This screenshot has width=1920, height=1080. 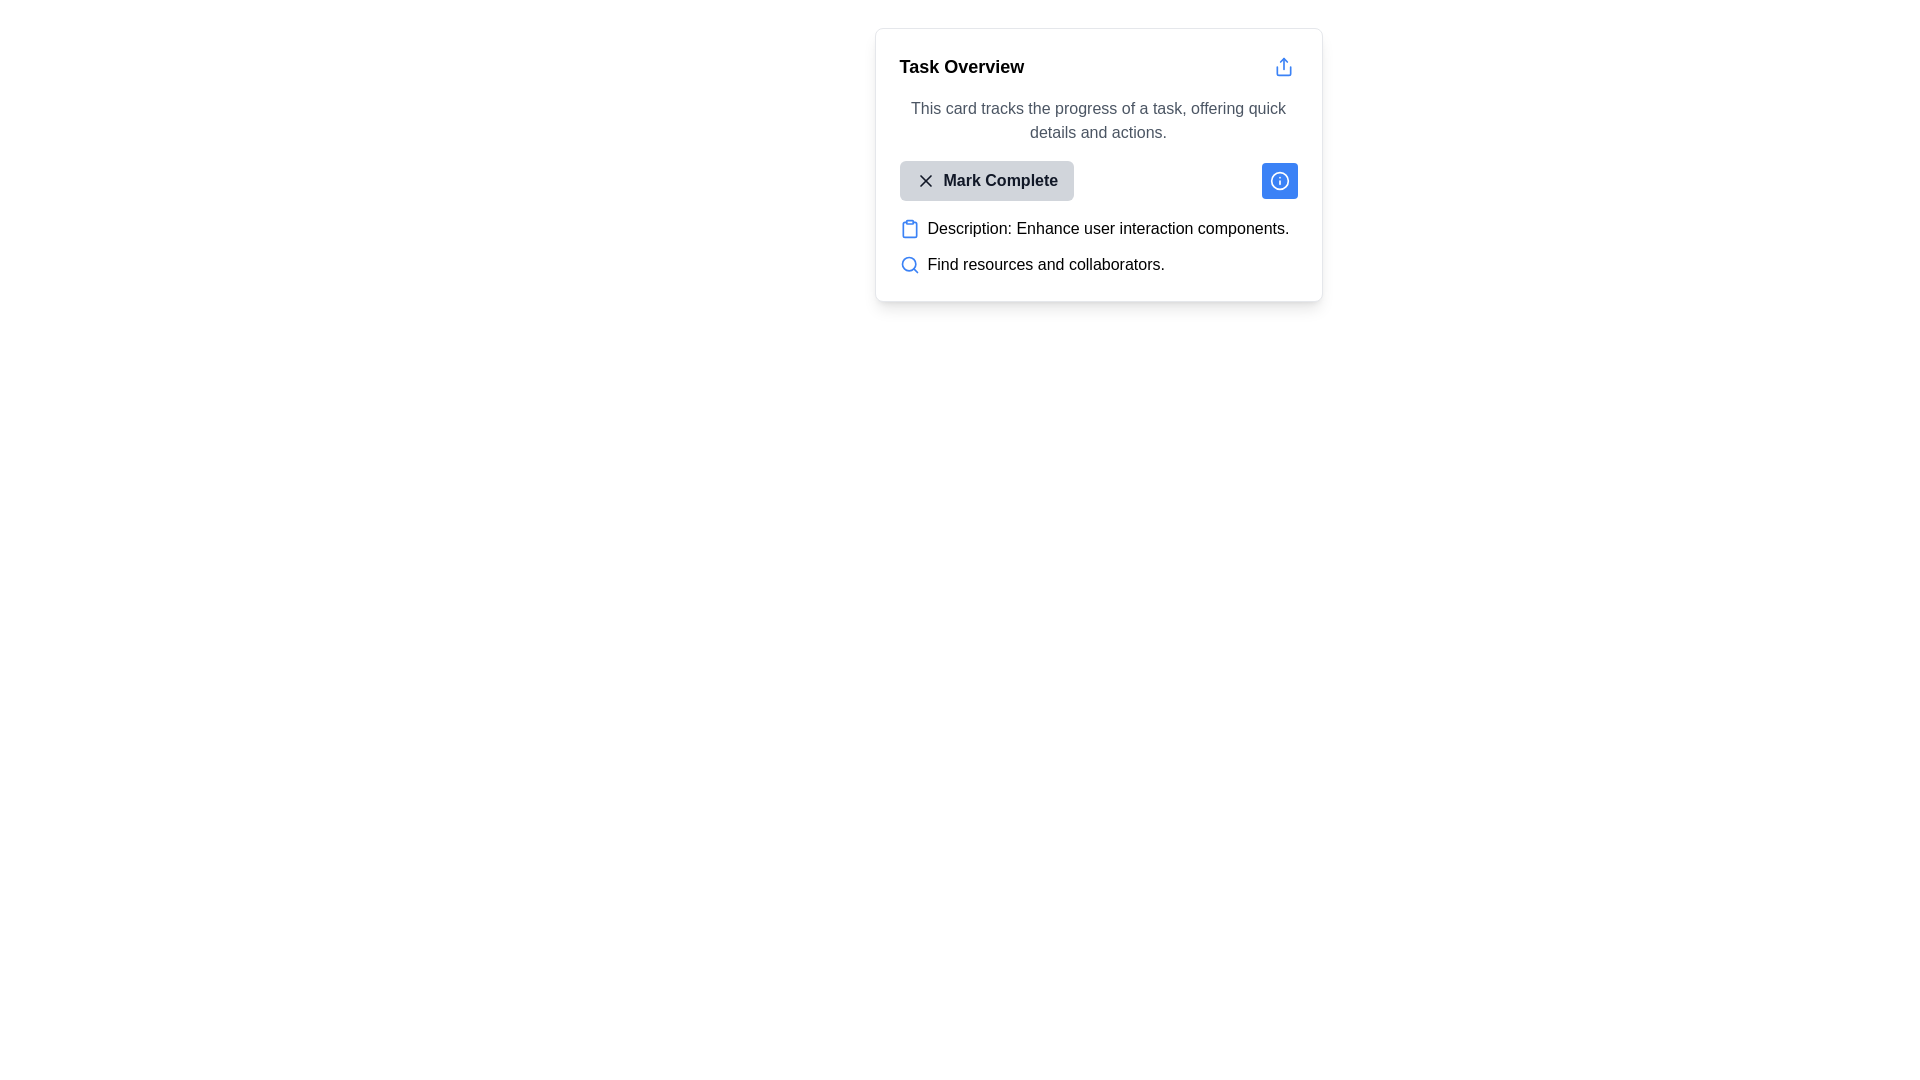 I want to click on the decorative SVG circle graphic located in the upper-right section of the 'Task Overview' card, which is part of an informational icon, so click(x=1278, y=181).